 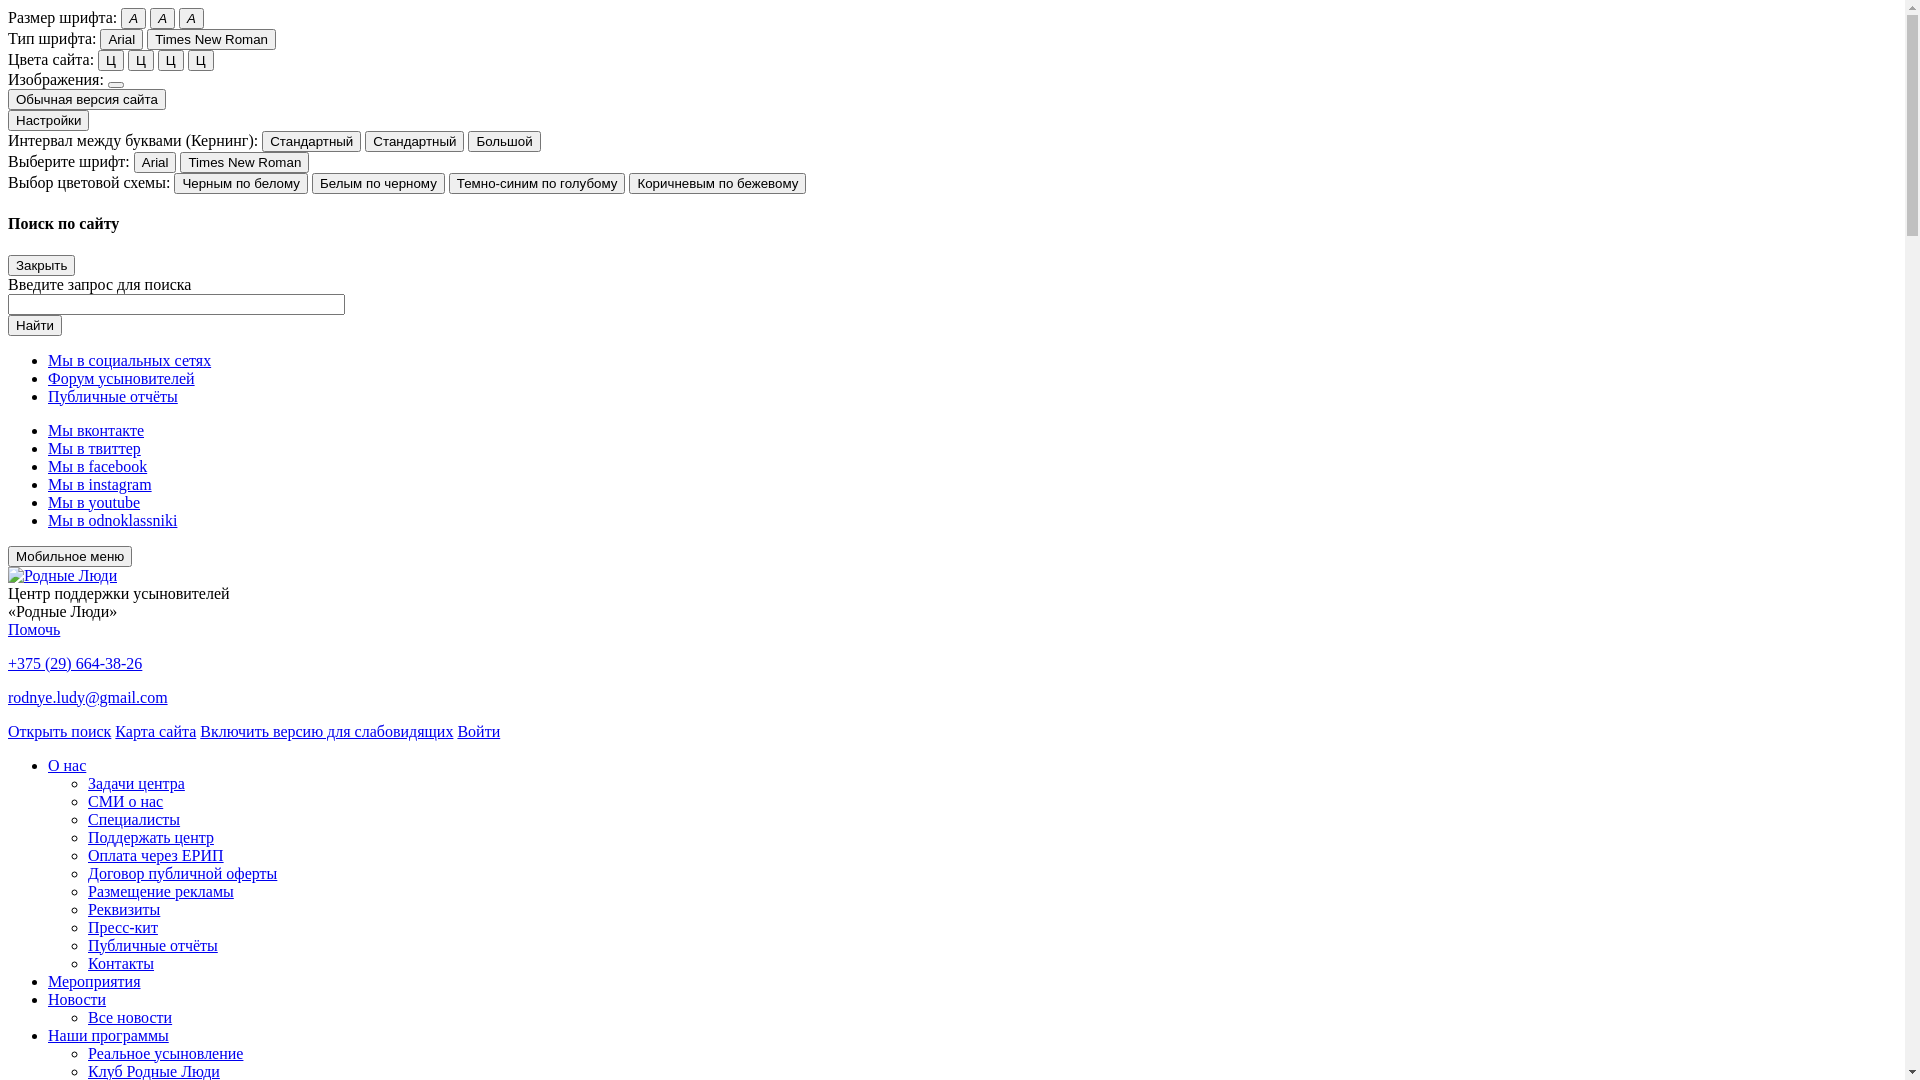 What do you see at coordinates (133, 161) in the screenshot?
I see `'Arial'` at bounding box center [133, 161].